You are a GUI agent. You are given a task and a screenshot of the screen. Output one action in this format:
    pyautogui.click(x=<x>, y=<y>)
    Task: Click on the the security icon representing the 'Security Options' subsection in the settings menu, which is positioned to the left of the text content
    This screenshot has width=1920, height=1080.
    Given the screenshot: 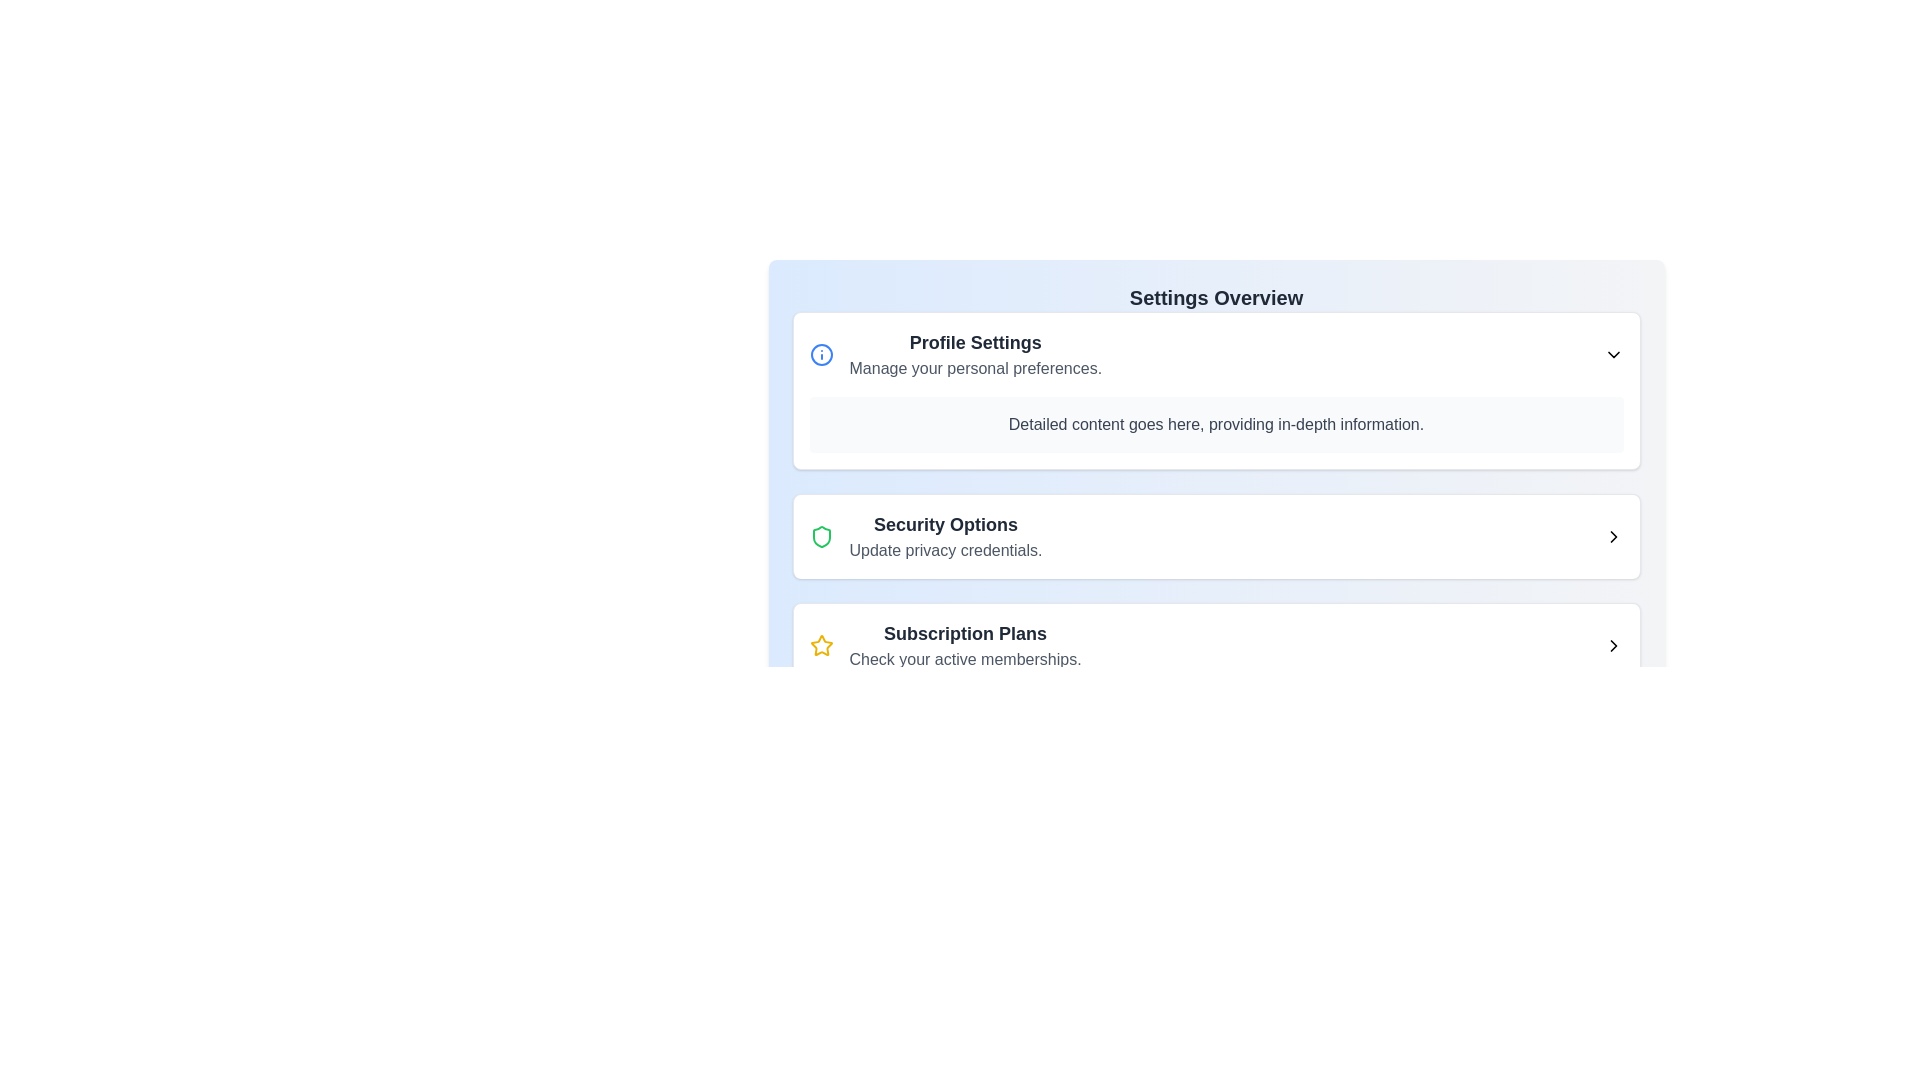 What is the action you would take?
    pyautogui.click(x=821, y=535)
    